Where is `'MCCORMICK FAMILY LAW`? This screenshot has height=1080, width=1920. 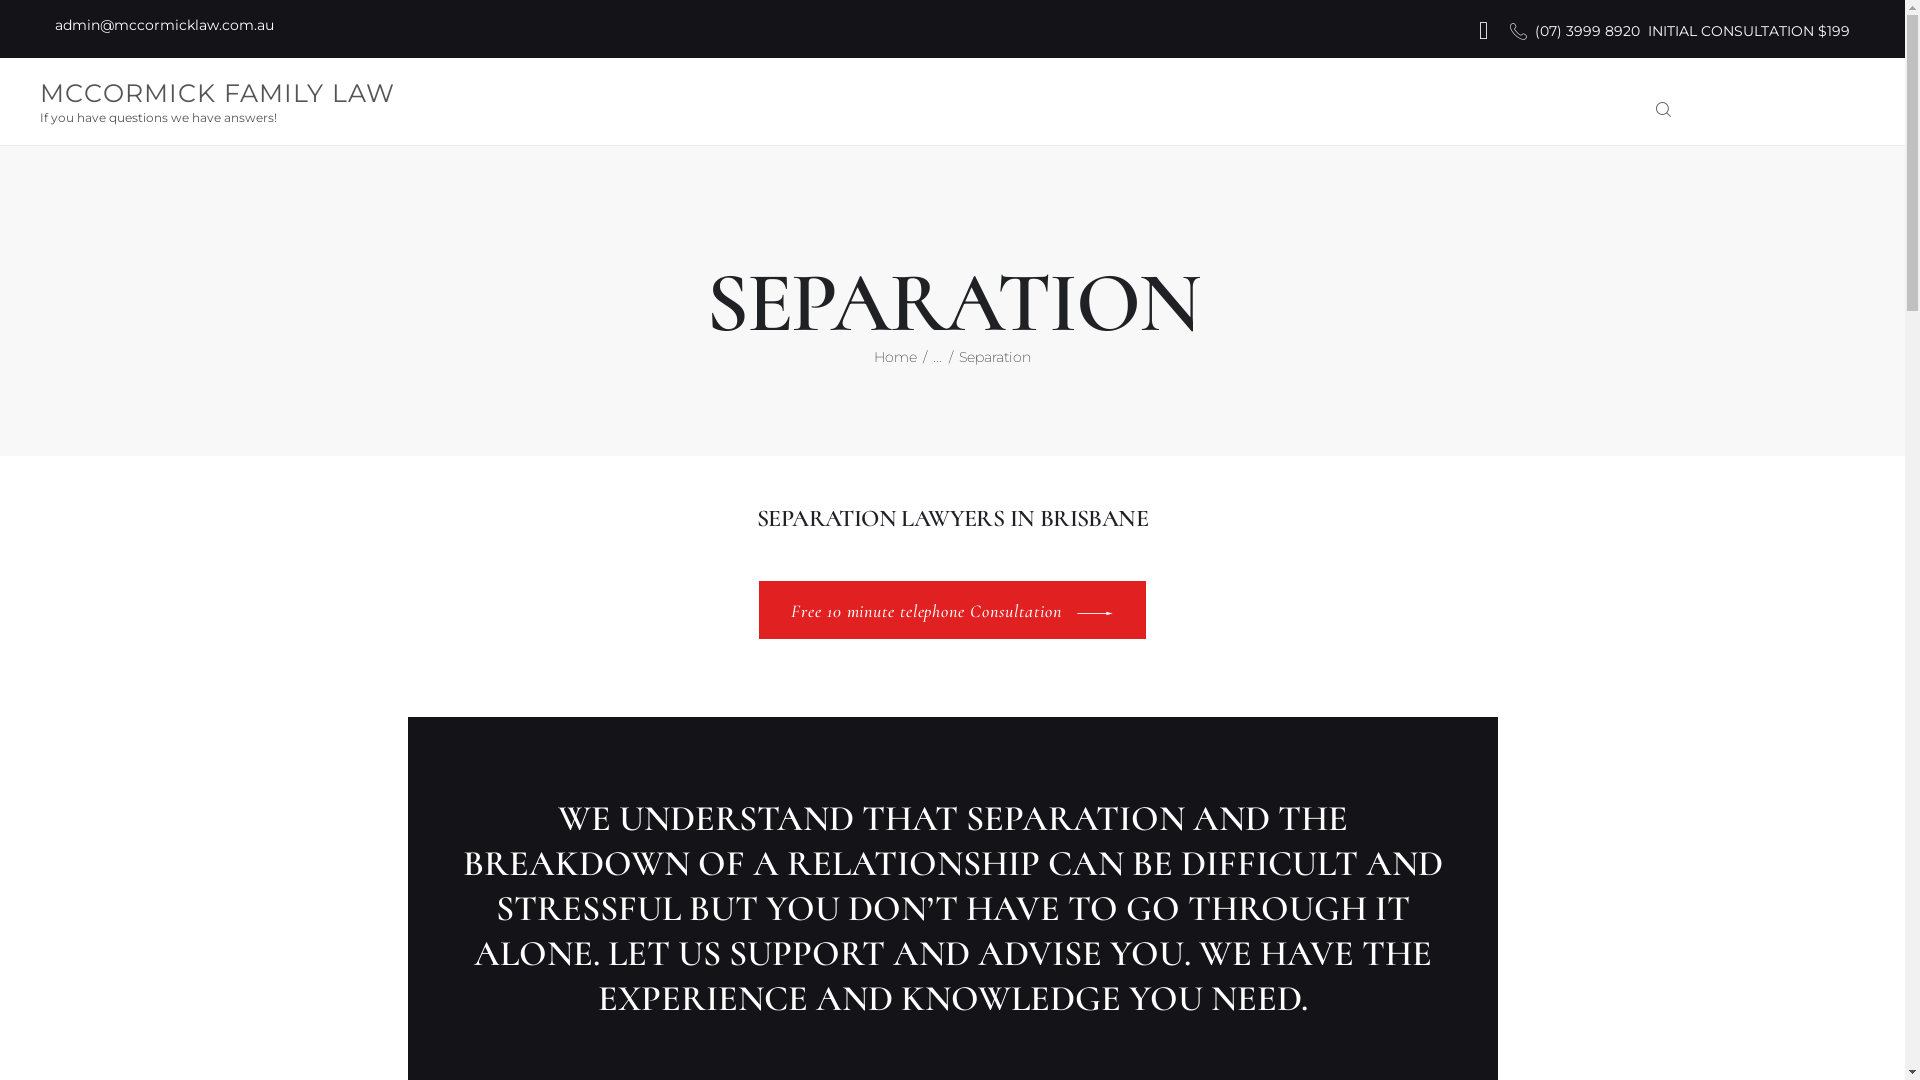
'MCCORMICK FAMILY LAW is located at coordinates (217, 101).